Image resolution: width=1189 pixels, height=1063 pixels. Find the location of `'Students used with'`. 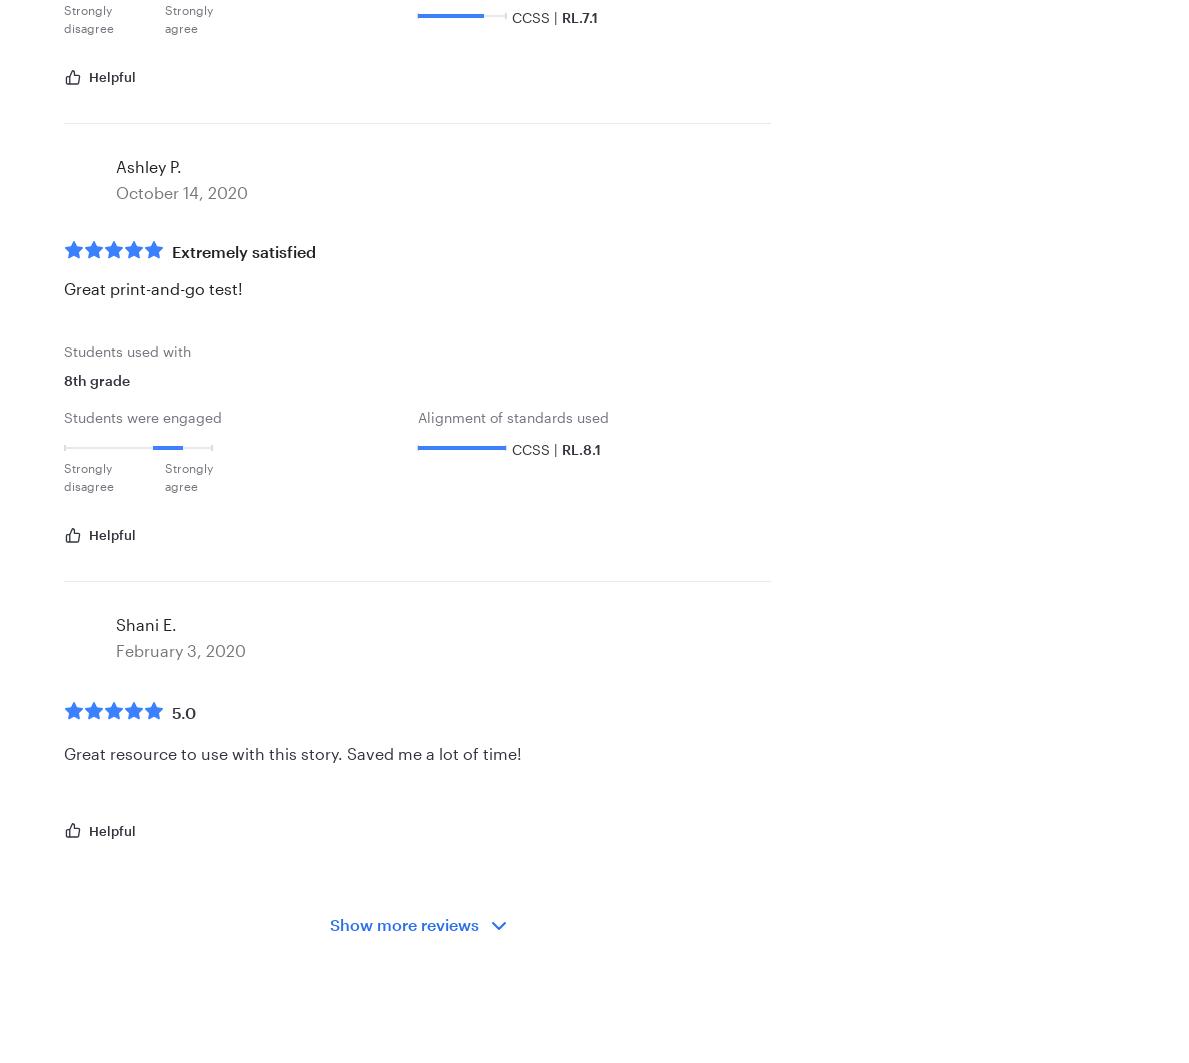

'Students used with' is located at coordinates (126, 351).